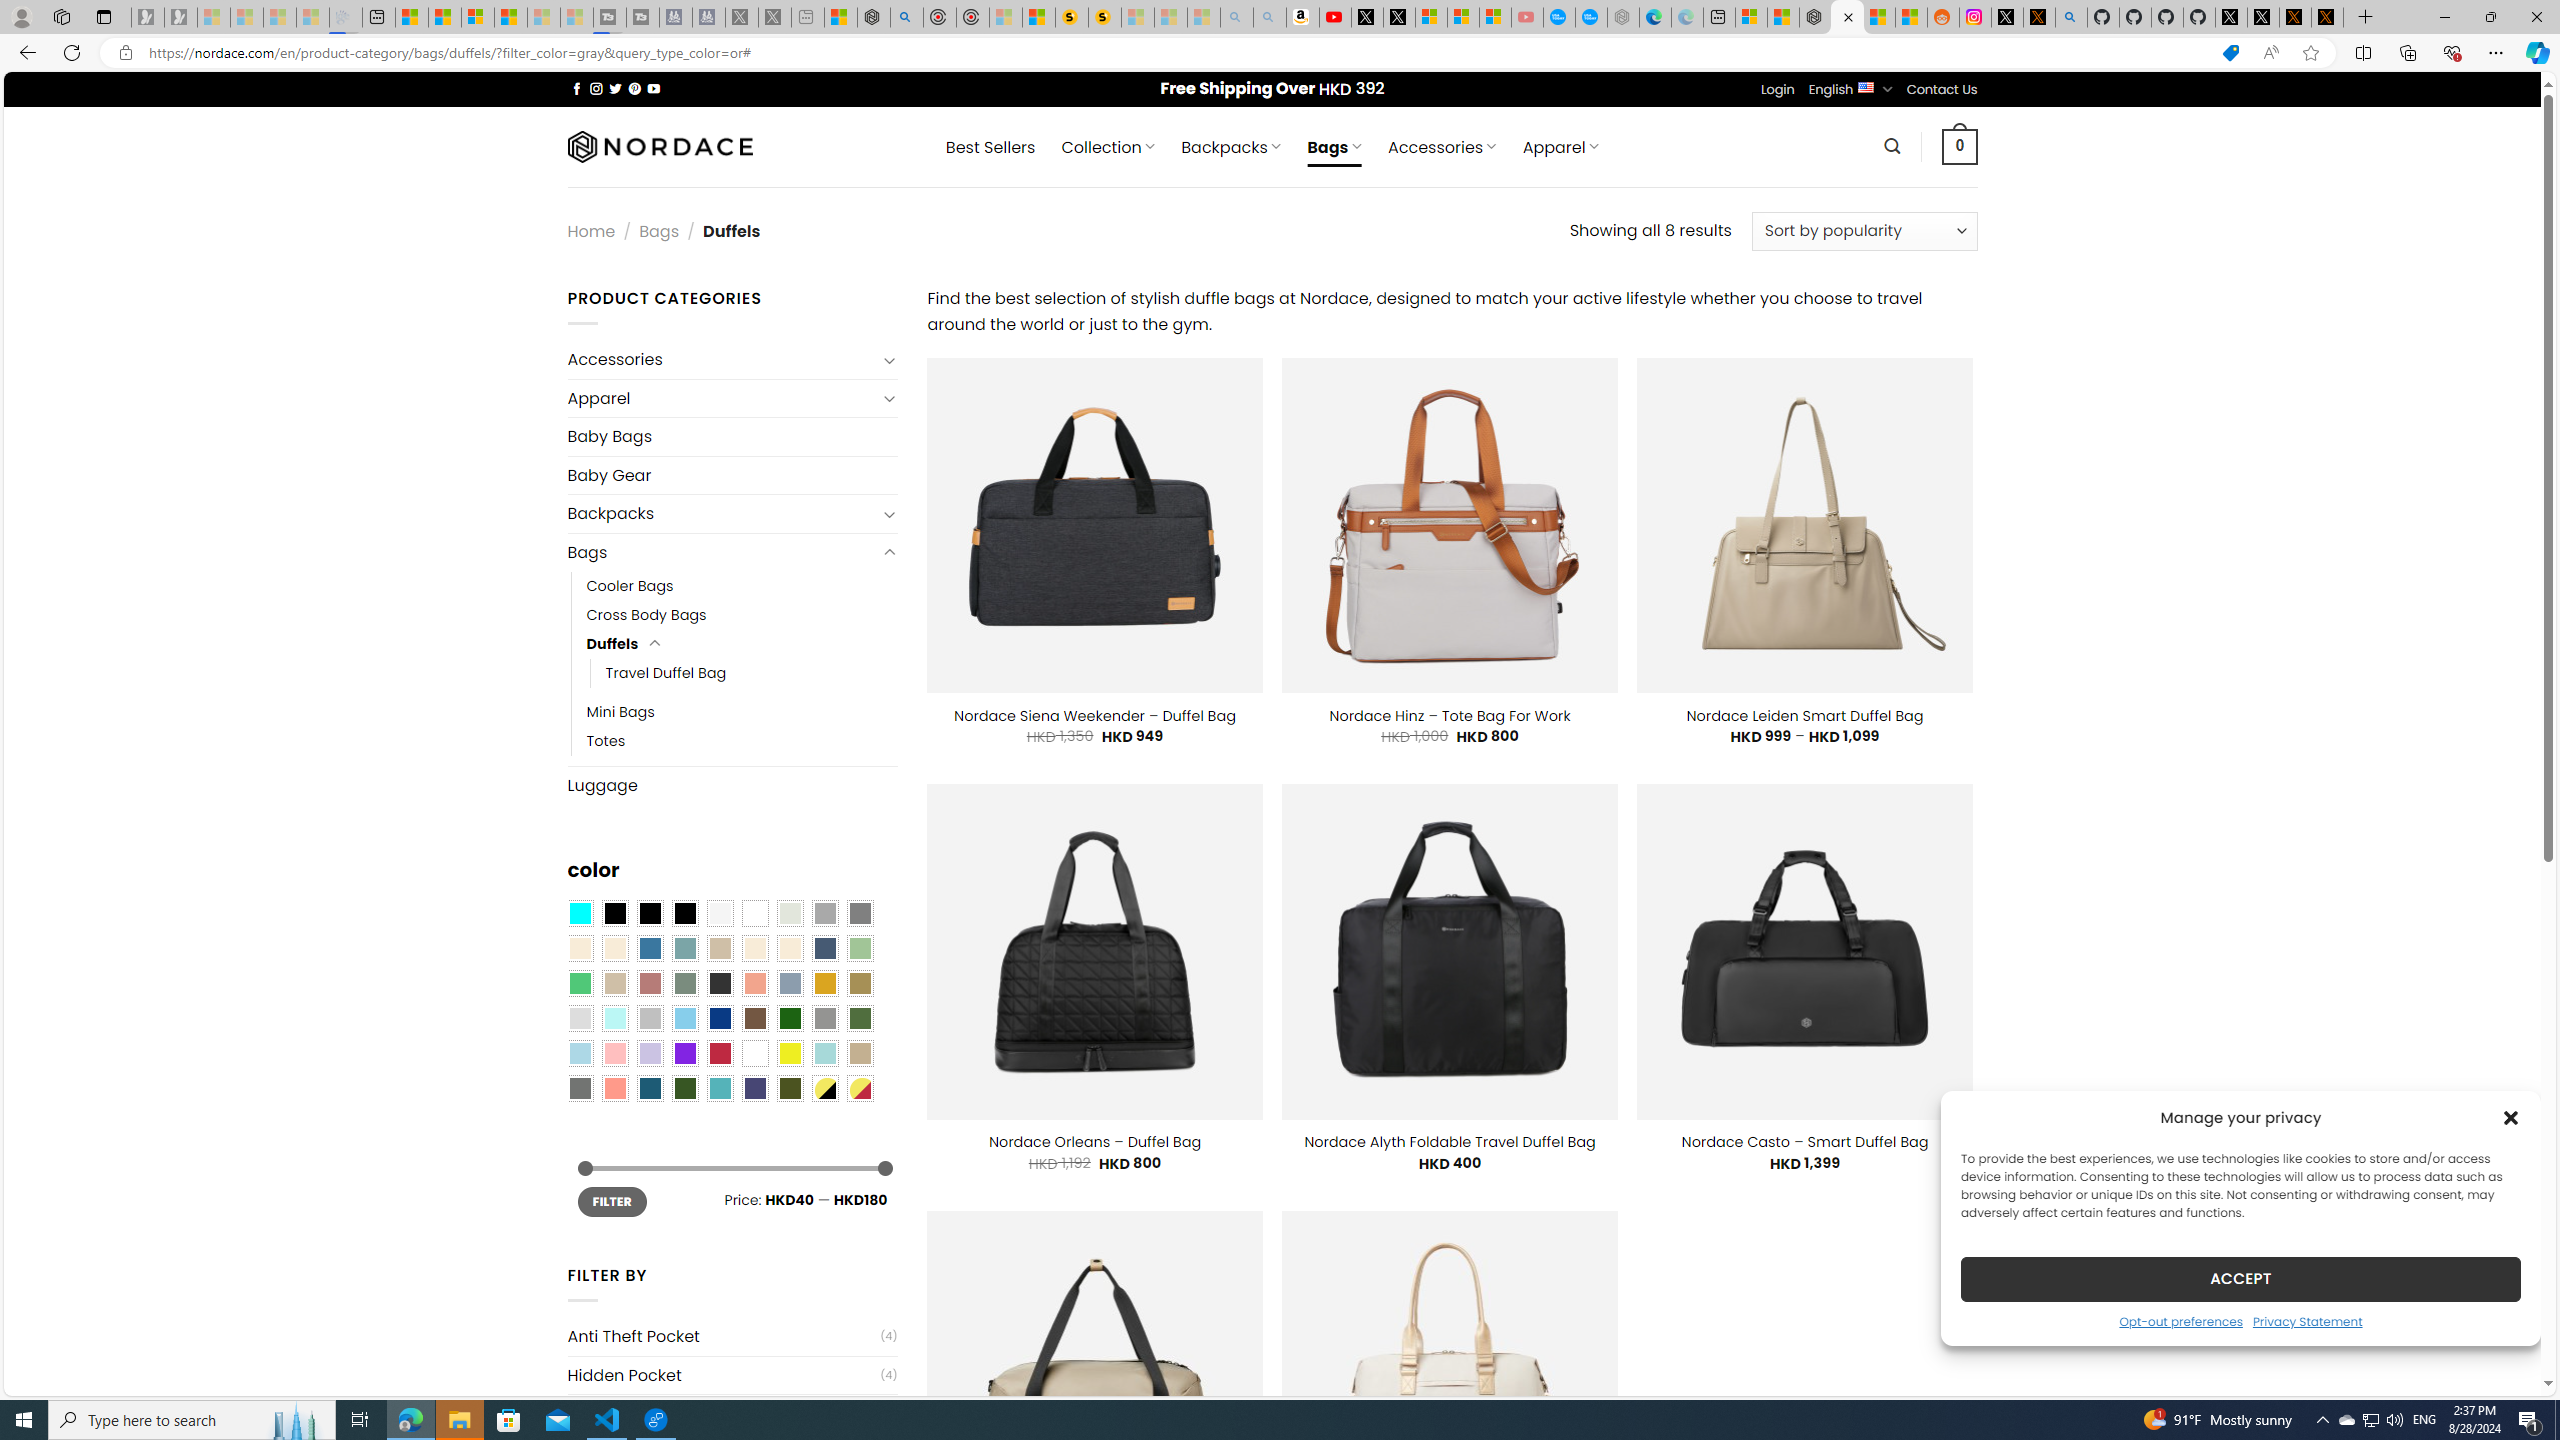 This screenshot has height=1440, width=2560. What do you see at coordinates (649, 1087) in the screenshot?
I see `'Capri Blue'` at bounding box center [649, 1087].